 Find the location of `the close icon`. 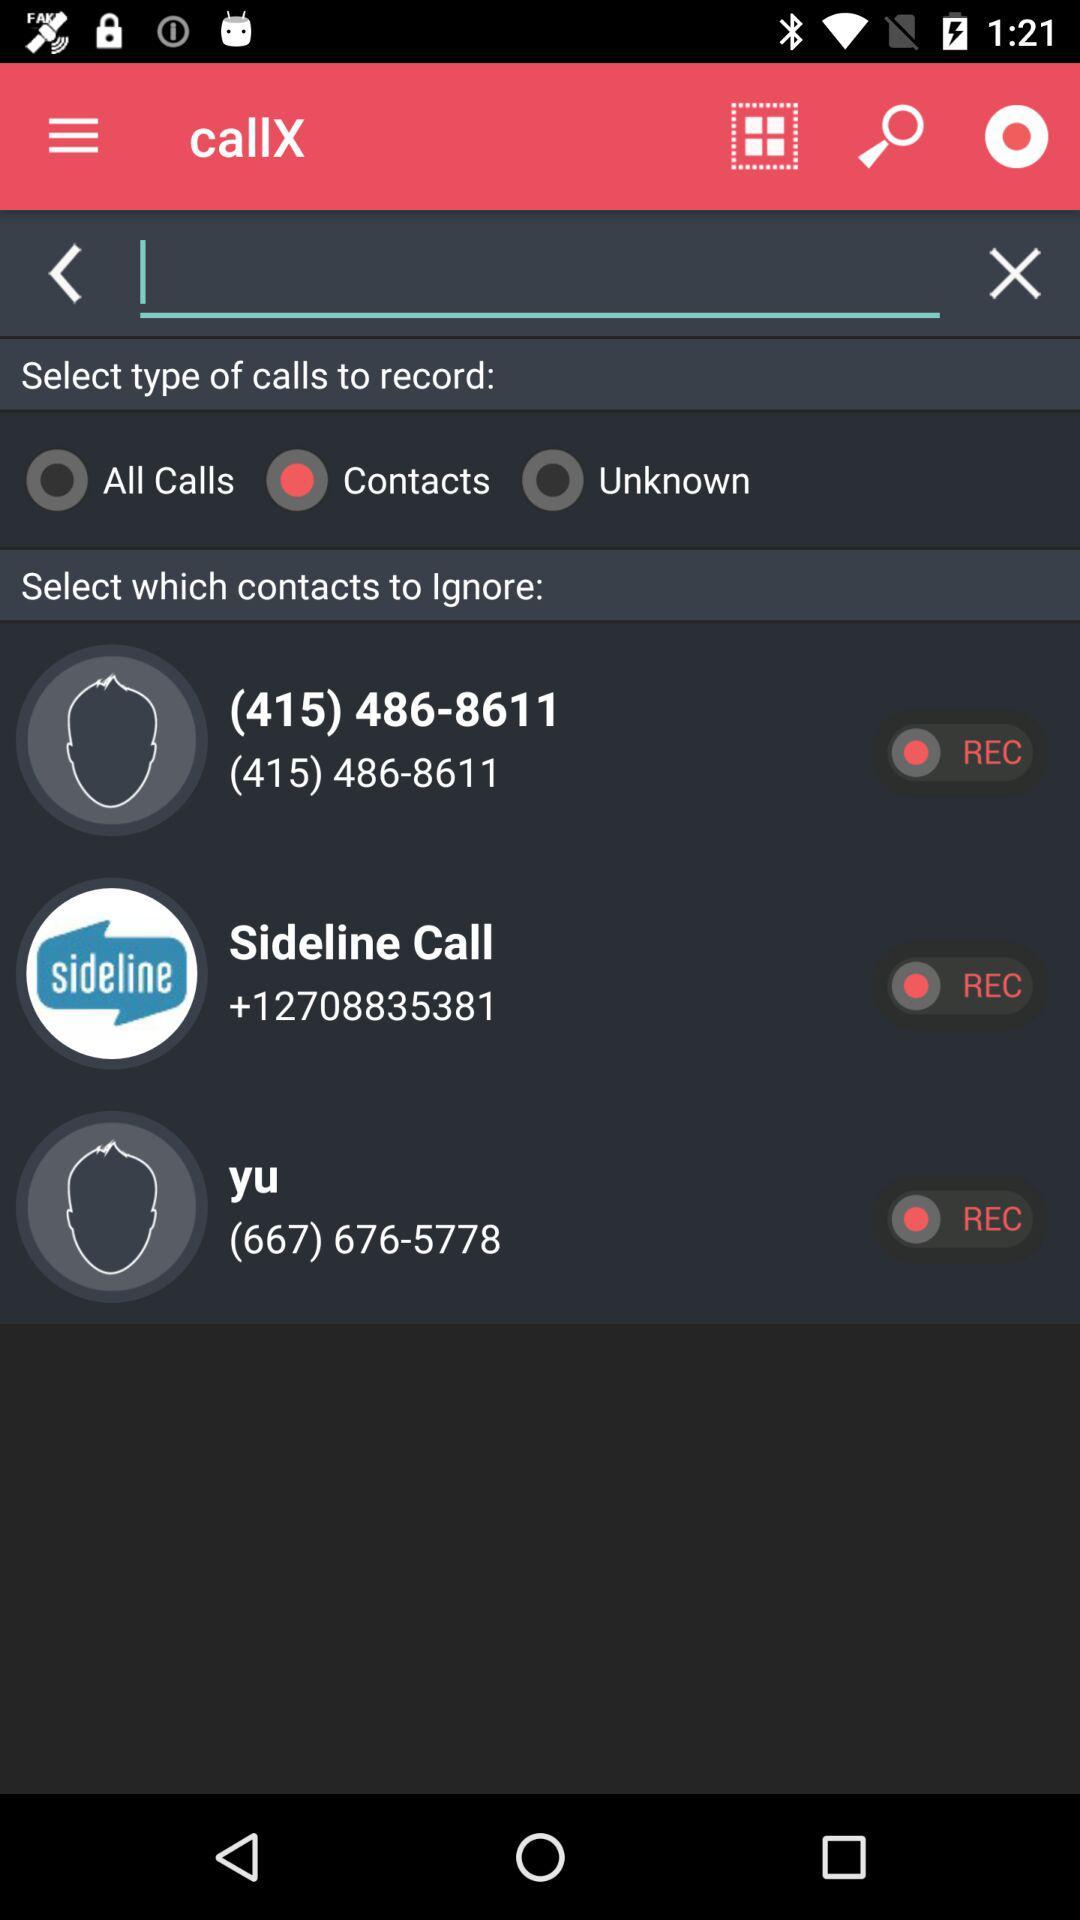

the close icon is located at coordinates (1015, 272).